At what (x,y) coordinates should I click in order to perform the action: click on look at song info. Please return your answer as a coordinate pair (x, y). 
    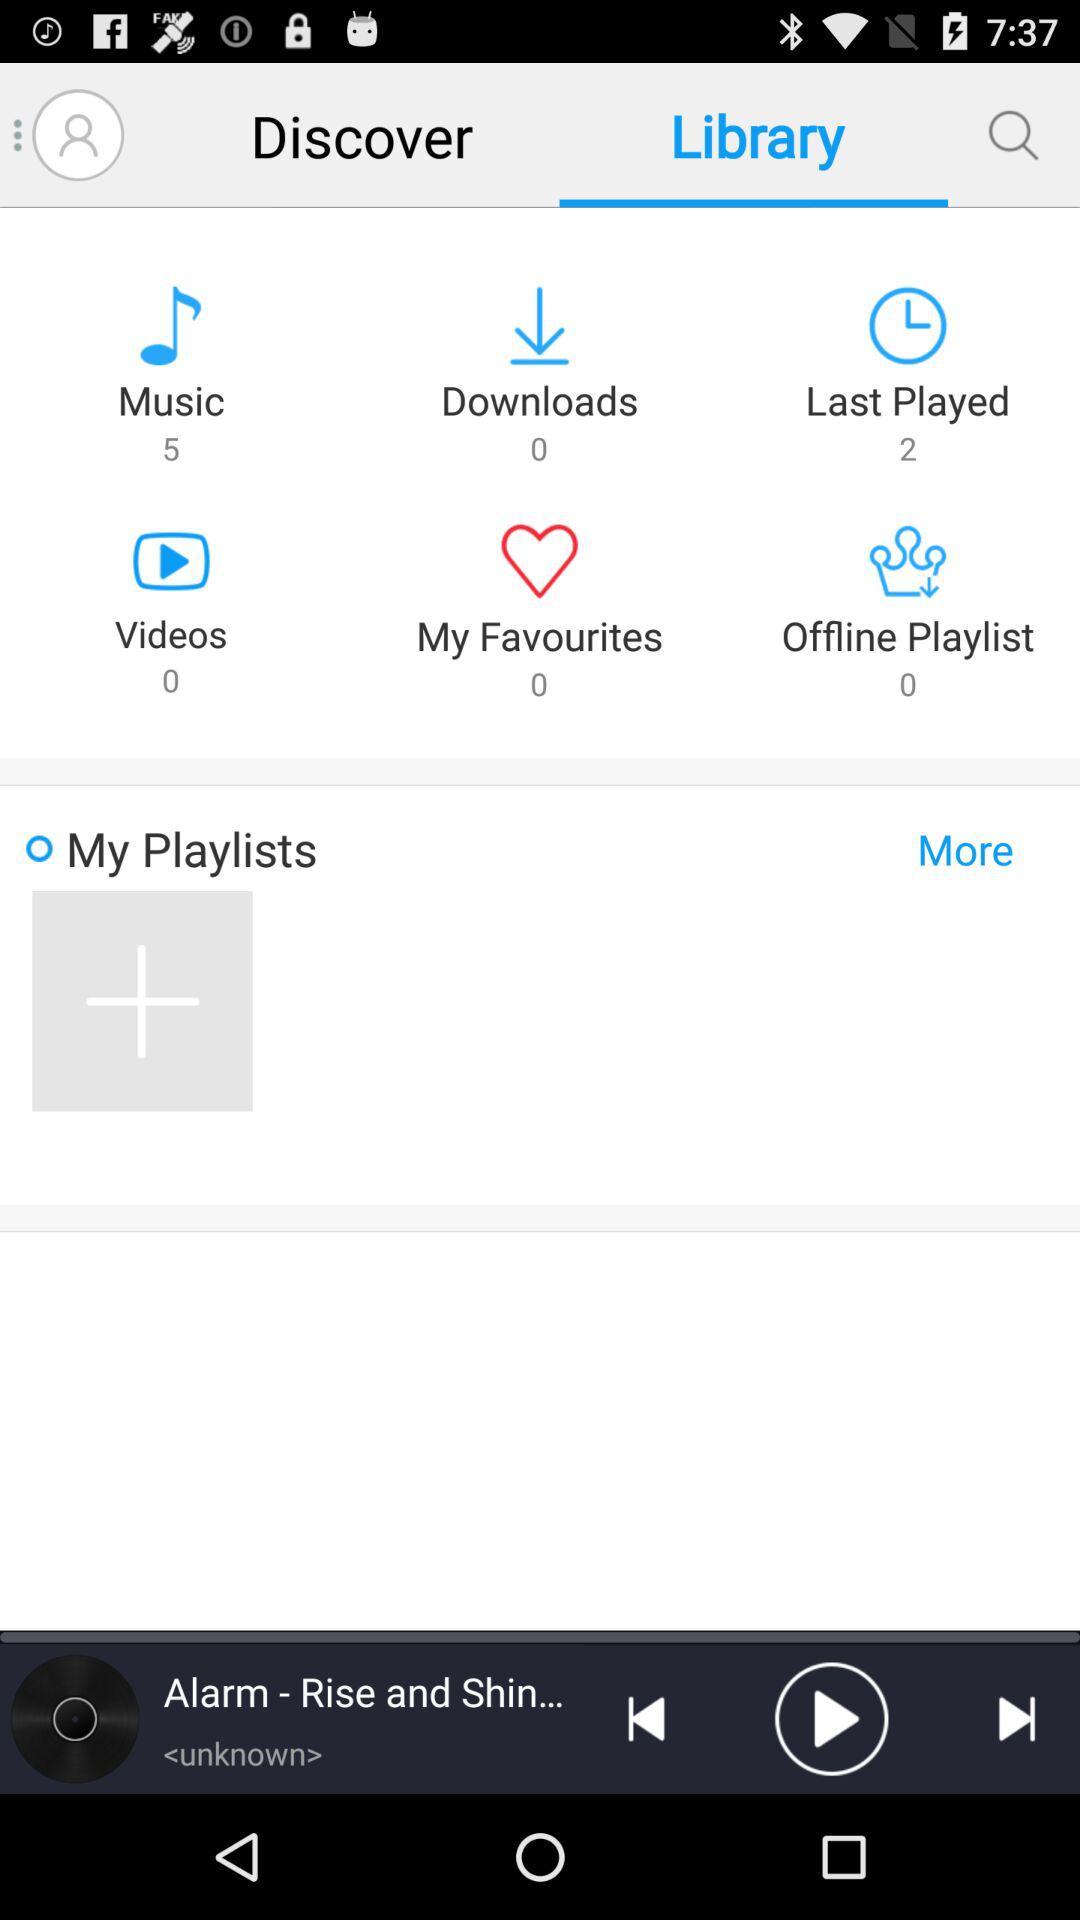
    Looking at the image, I should click on (73, 1717).